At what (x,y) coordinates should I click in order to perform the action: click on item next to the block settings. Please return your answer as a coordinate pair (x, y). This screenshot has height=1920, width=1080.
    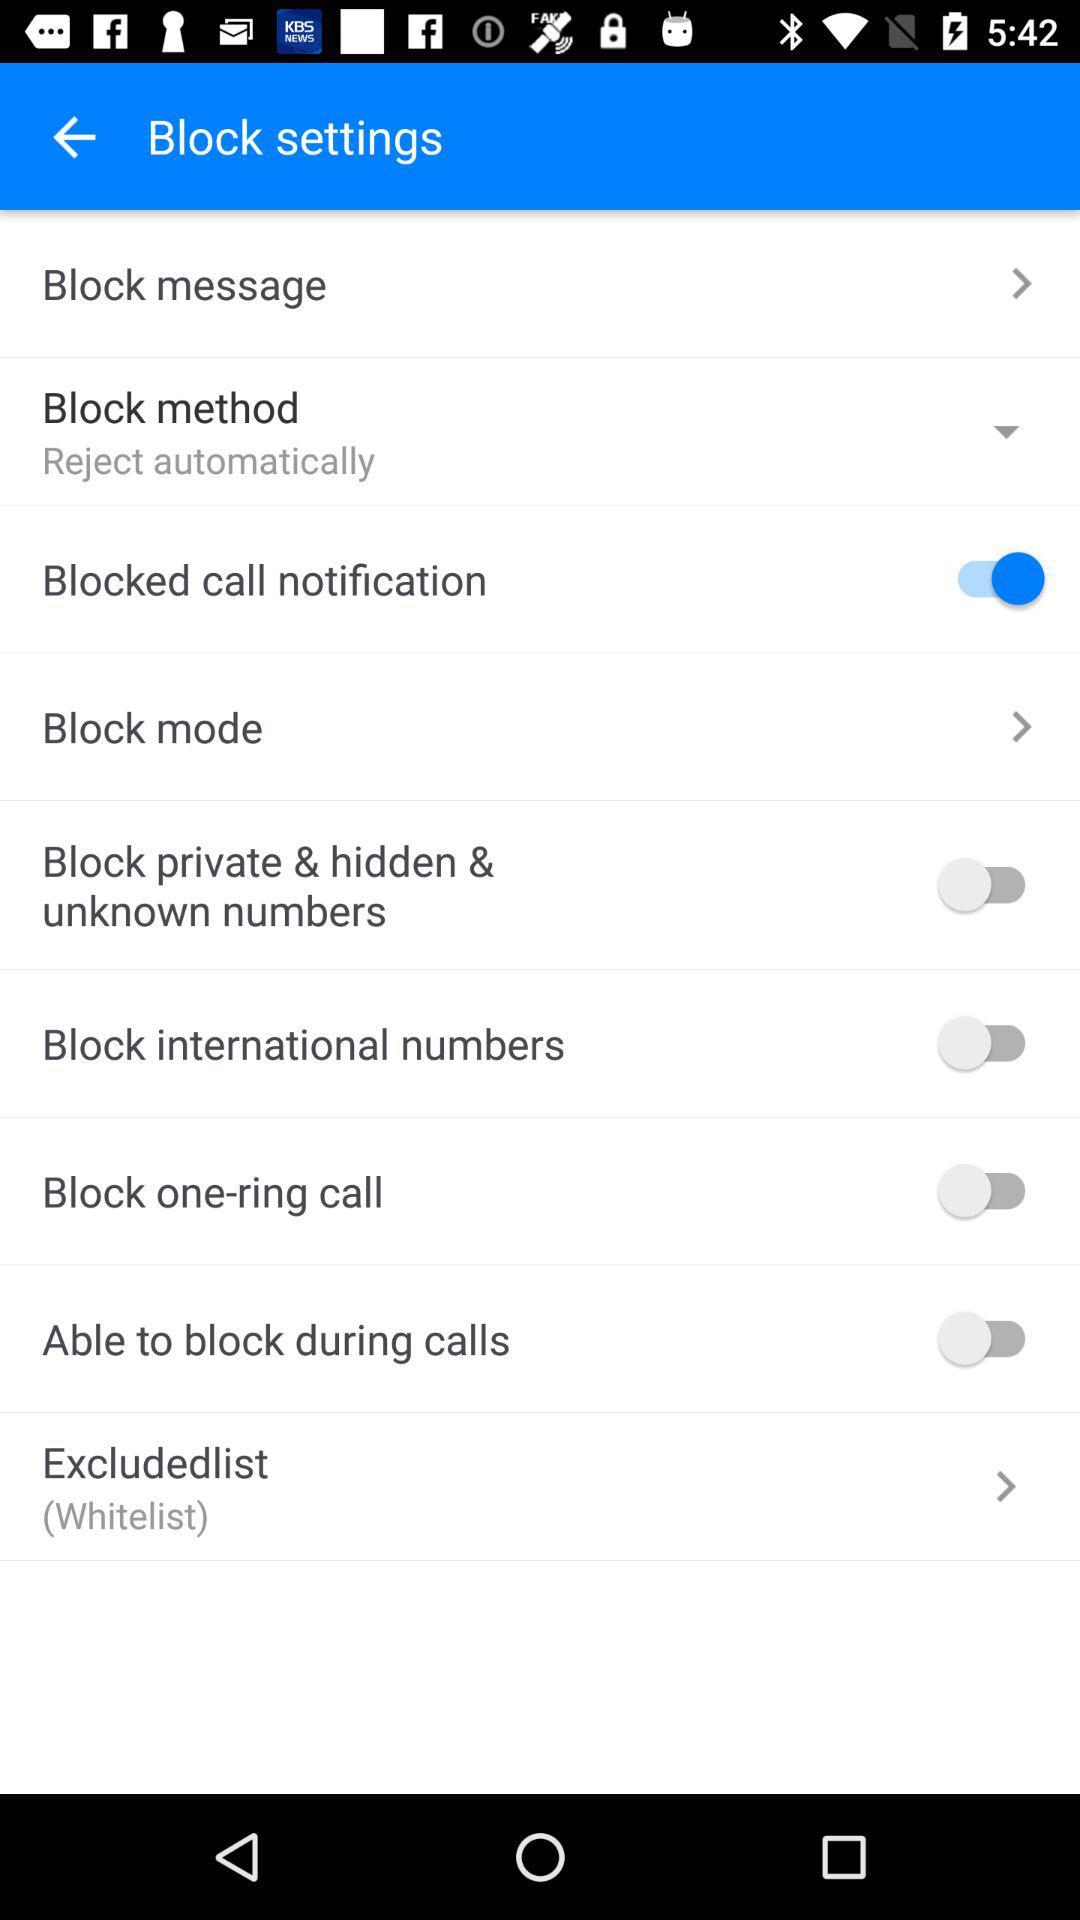
    Looking at the image, I should click on (72, 135).